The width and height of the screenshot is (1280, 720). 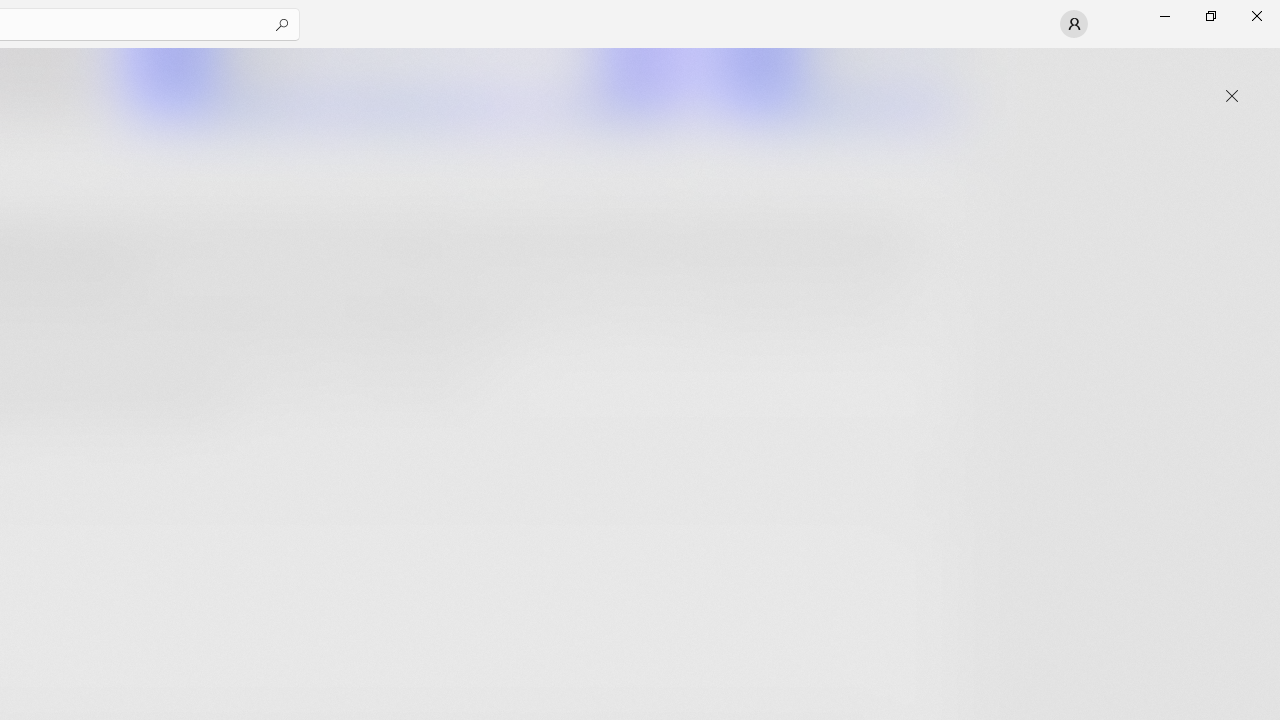 What do you see at coordinates (1255, 15) in the screenshot?
I see `'Close Microsoft Store'` at bounding box center [1255, 15].